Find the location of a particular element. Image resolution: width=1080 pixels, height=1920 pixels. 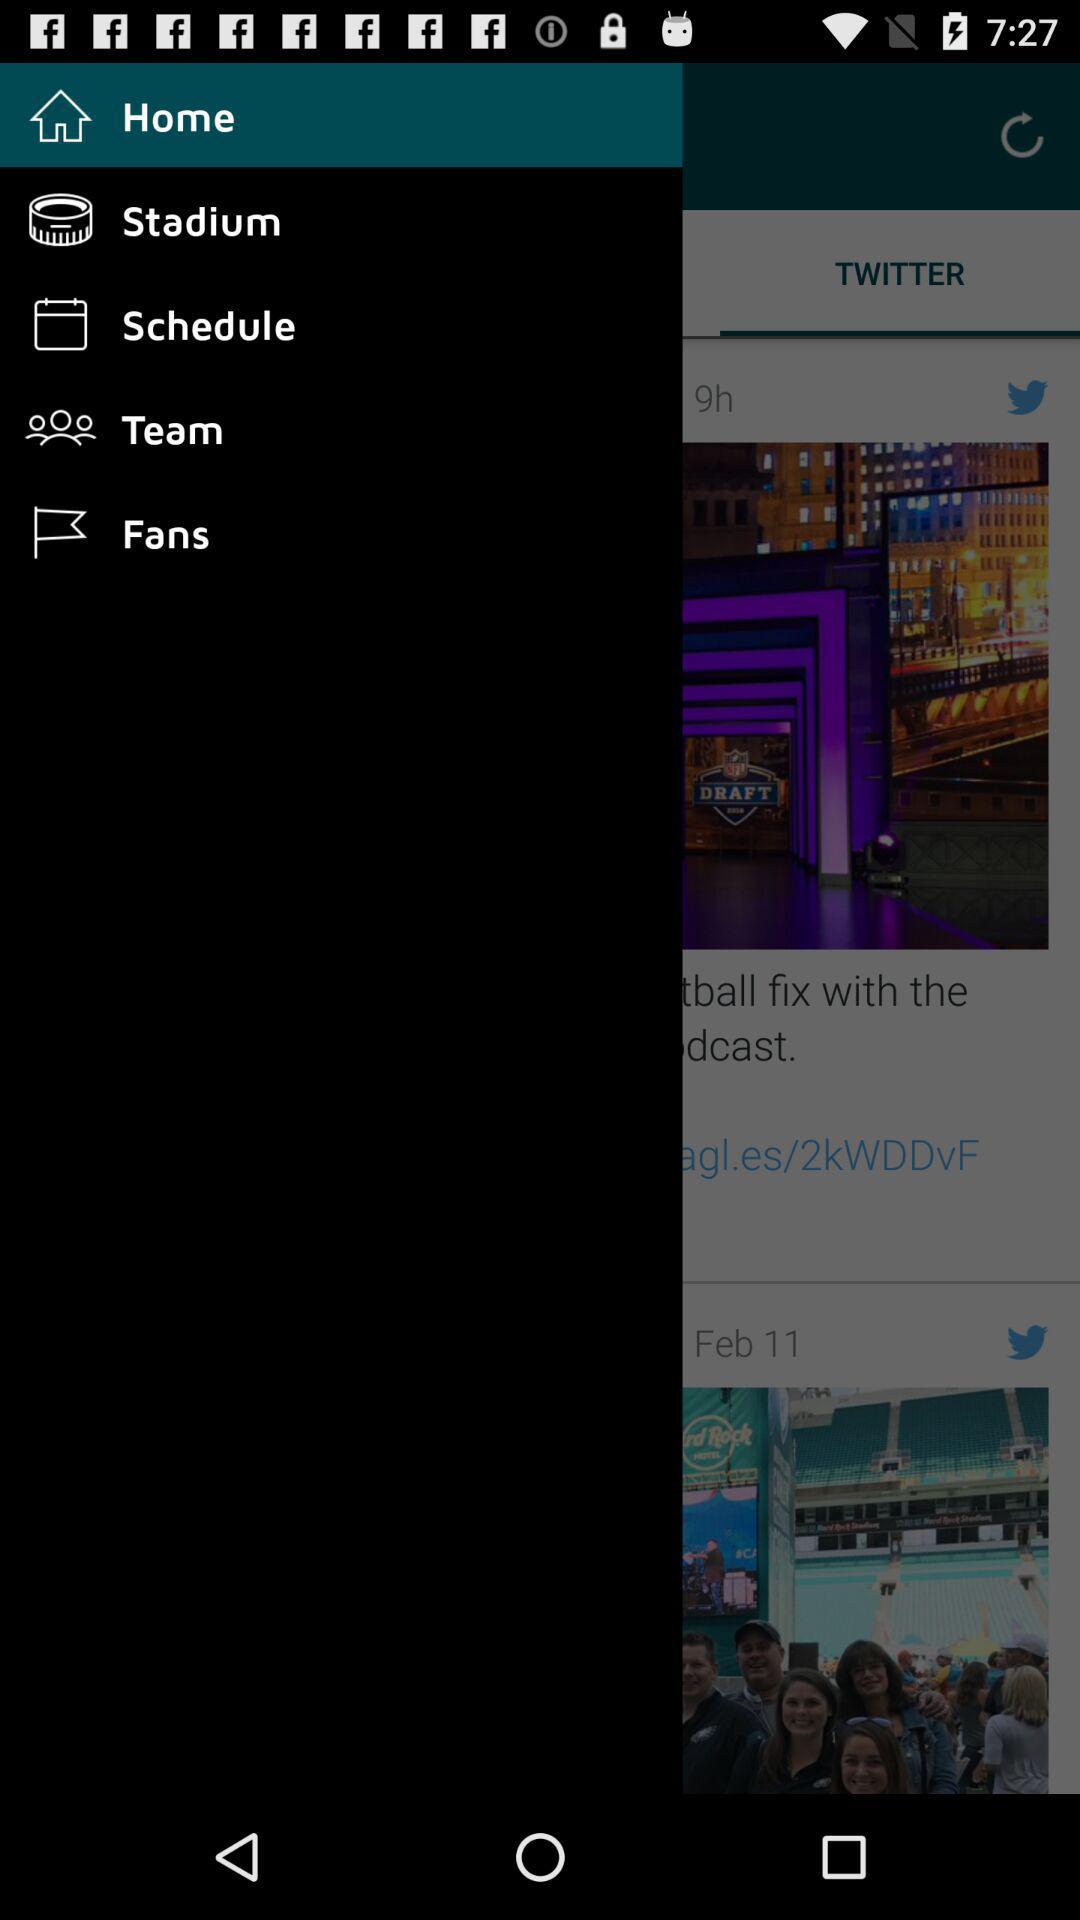

the icon beside team is located at coordinates (77, 427).